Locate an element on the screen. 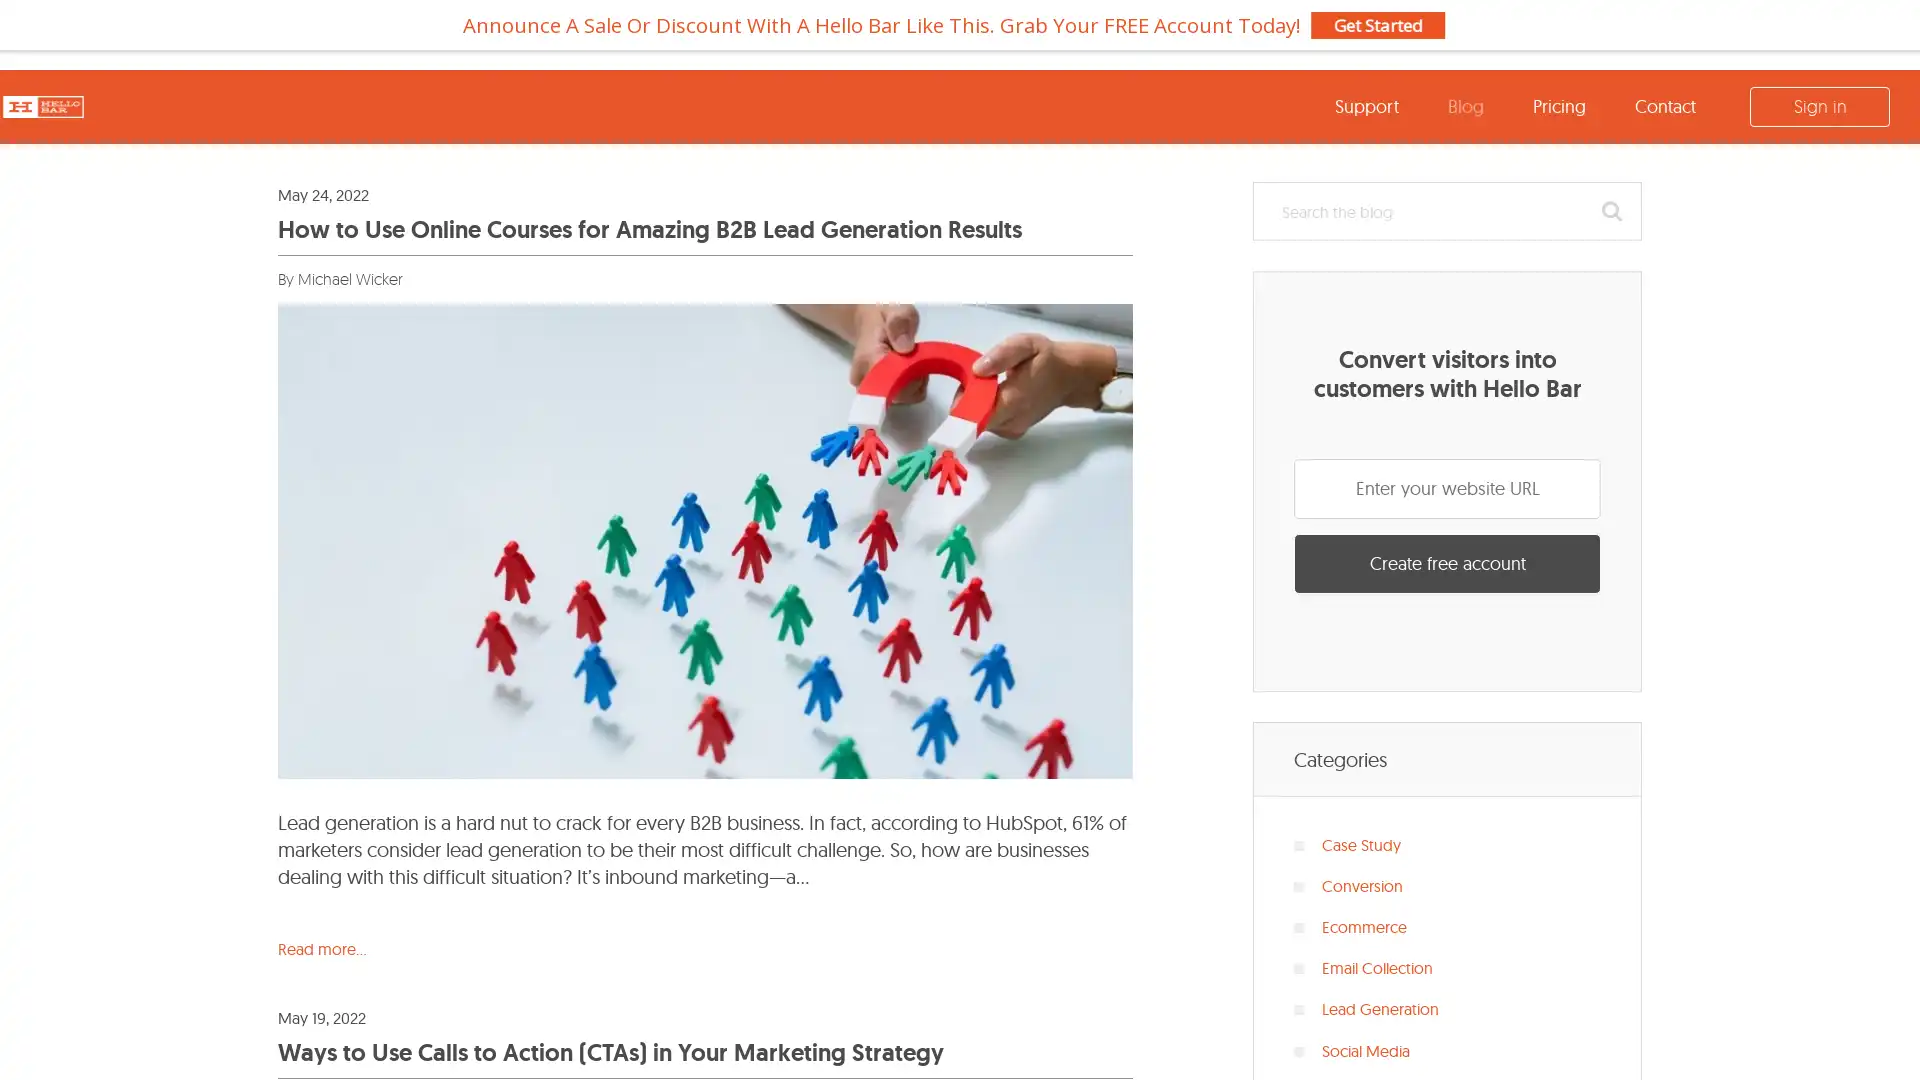 The height and width of the screenshot is (1080, 1920). Create free account is located at coordinates (1447, 563).